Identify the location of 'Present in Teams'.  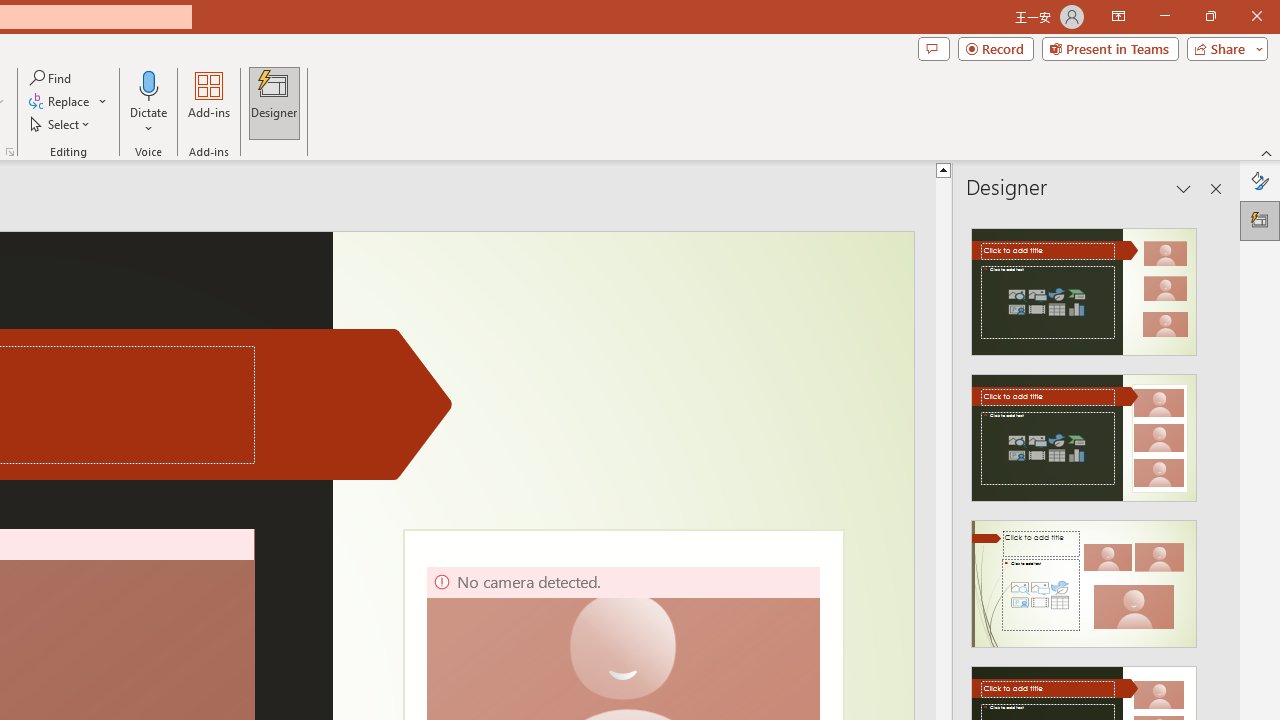
(1109, 47).